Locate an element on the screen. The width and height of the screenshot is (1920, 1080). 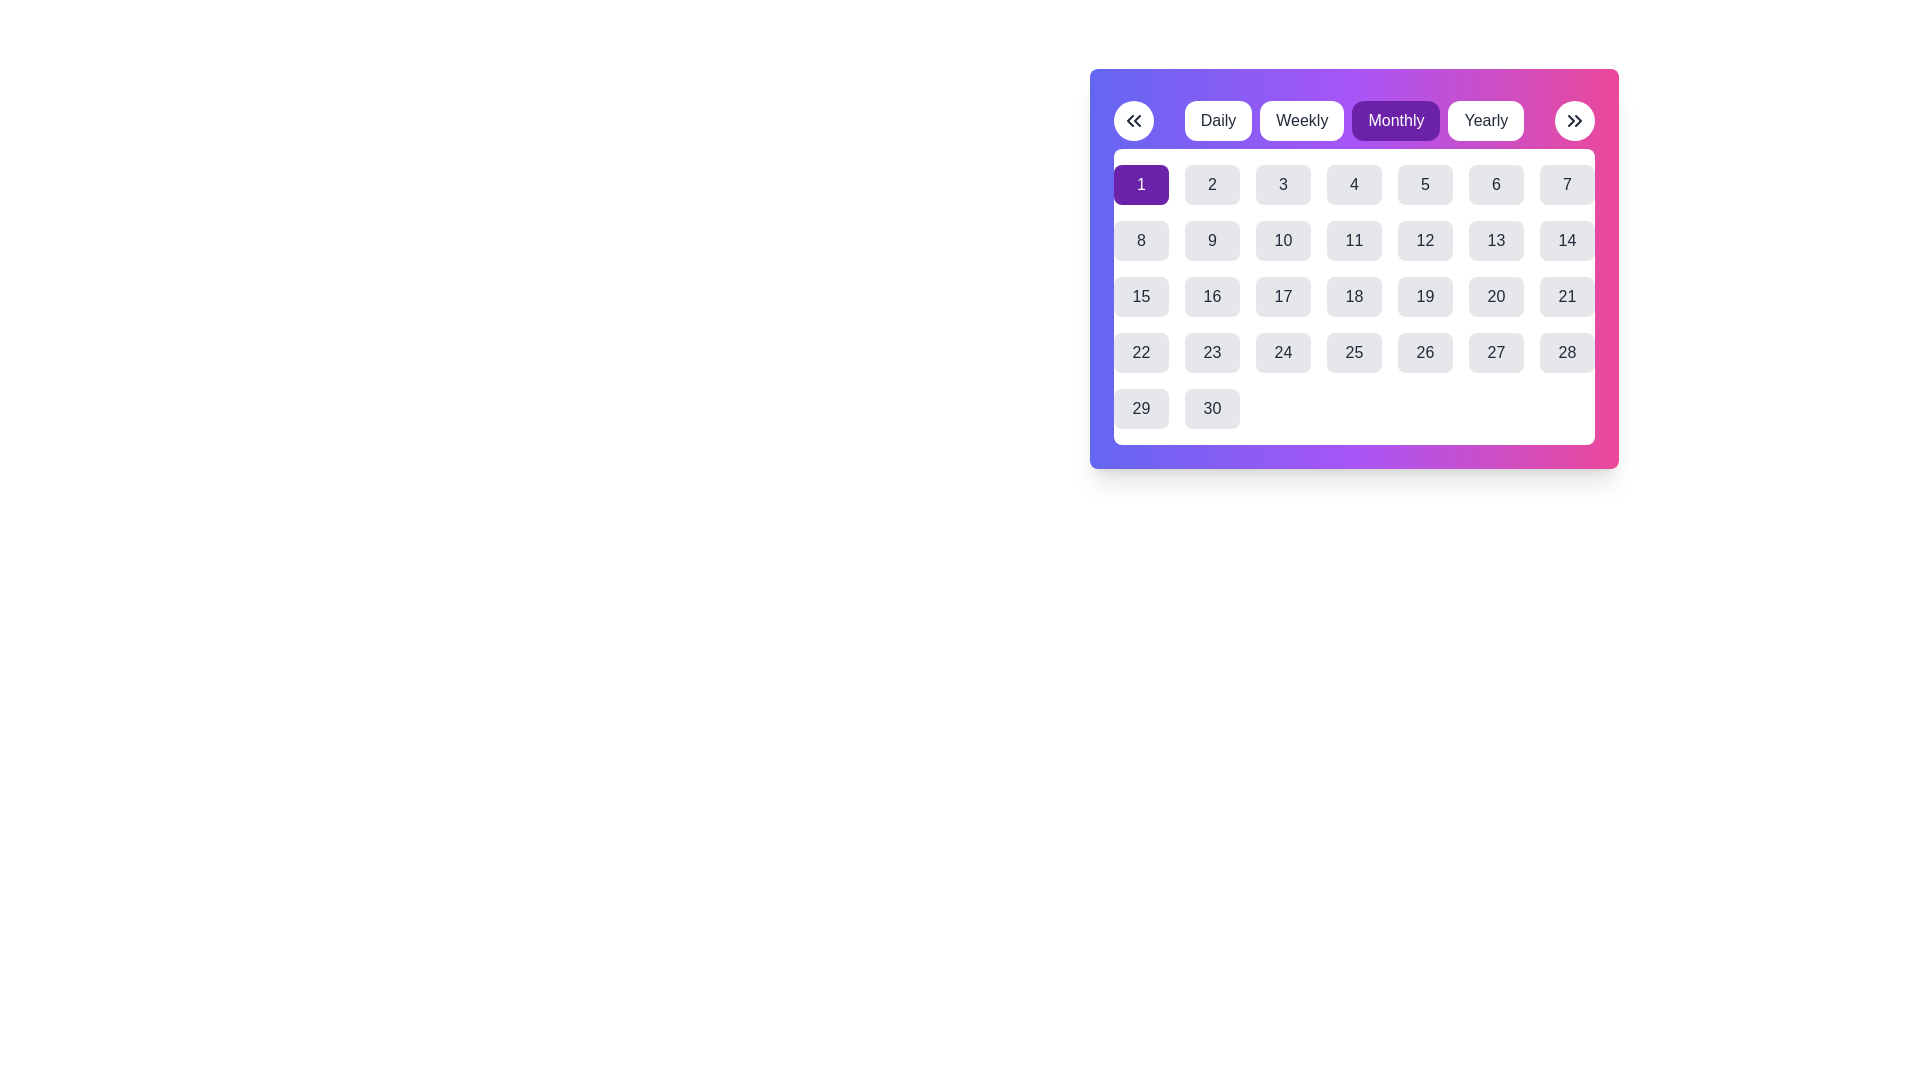
the circular button with a double-chevron icon pointing left, located on the far-left side near the 'Daily' tab, to enable keyboard interaction is located at coordinates (1133, 120).